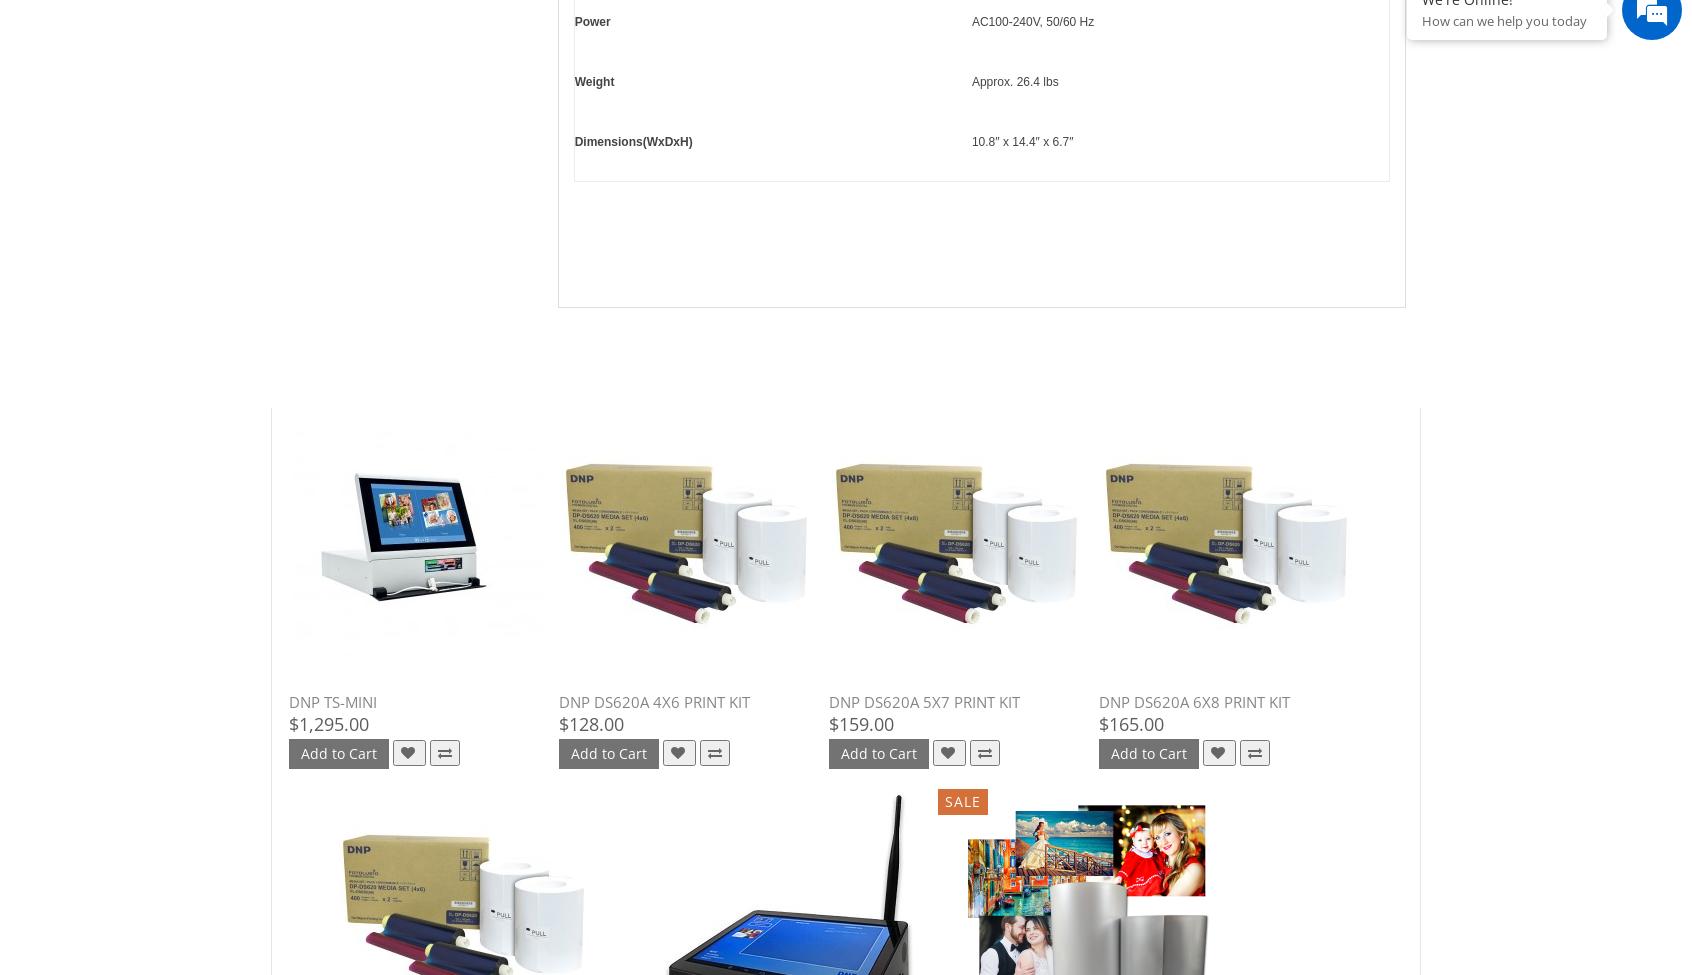 The height and width of the screenshot is (975, 1692). I want to click on '$1,295.00', so click(287, 721).